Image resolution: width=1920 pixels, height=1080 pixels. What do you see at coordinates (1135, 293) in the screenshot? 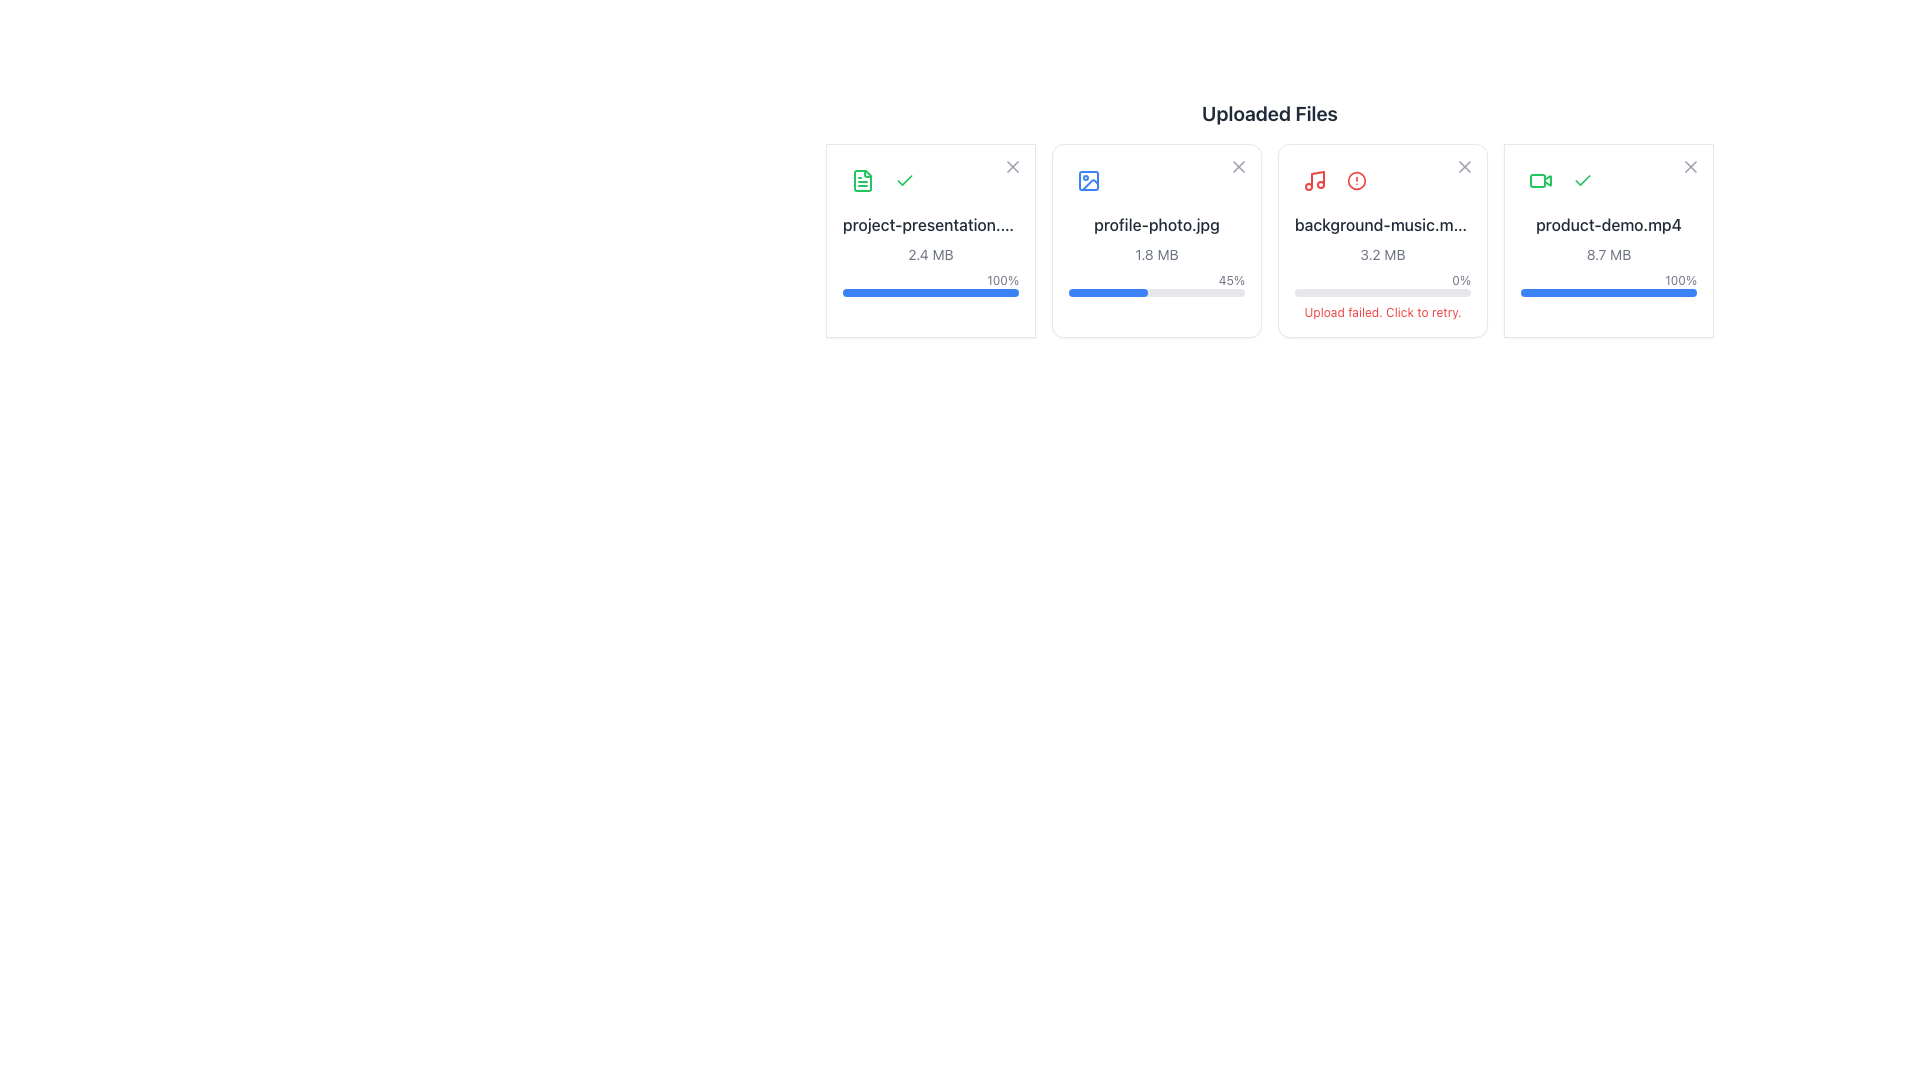
I see `progress bar value` at bounding box center [1135, 293].